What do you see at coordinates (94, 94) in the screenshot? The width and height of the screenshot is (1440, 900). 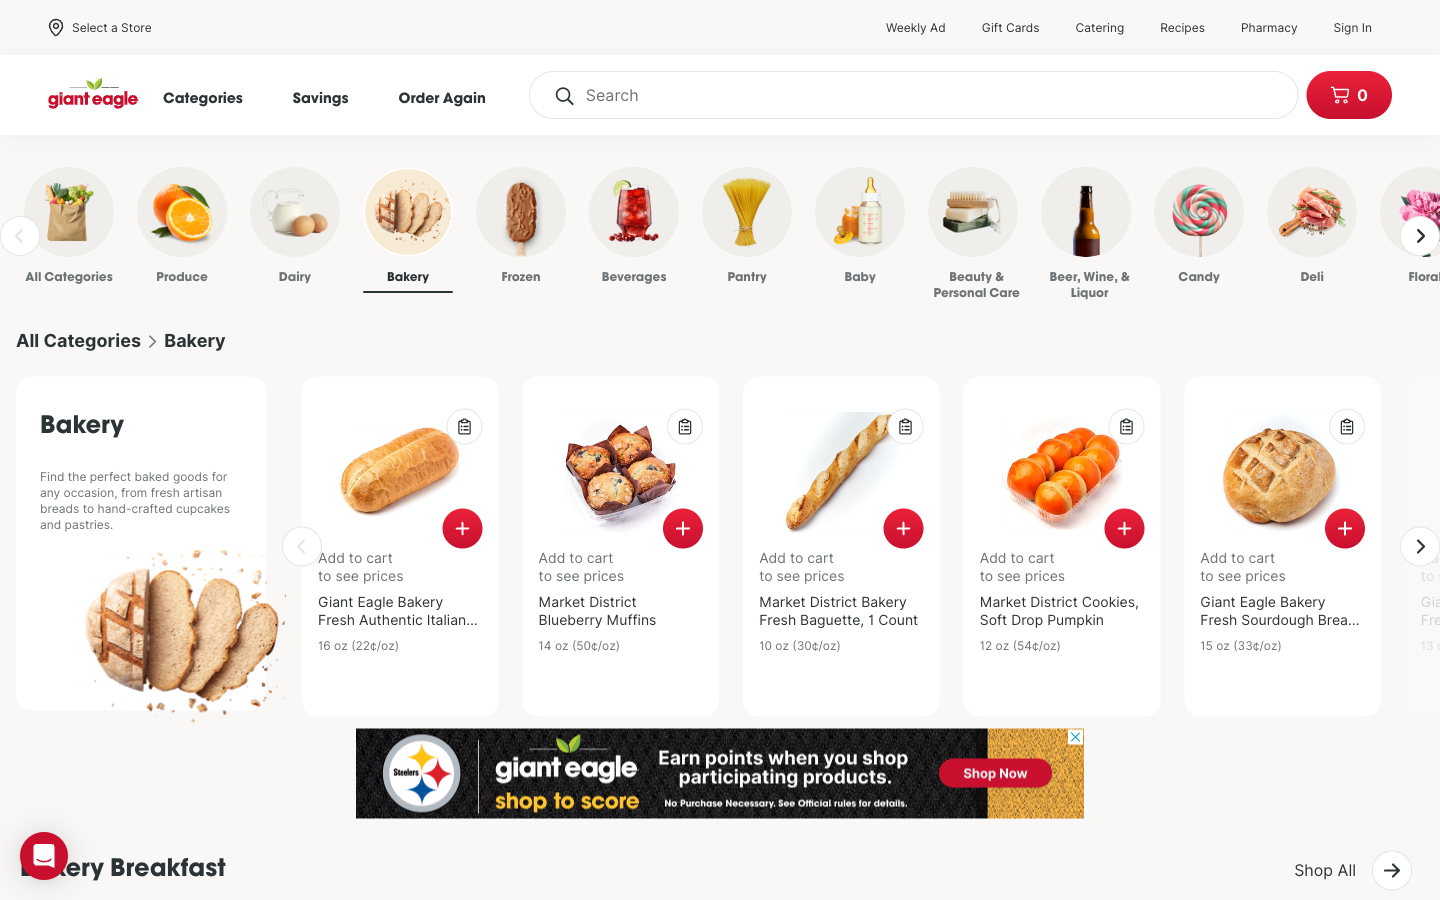 I see `Home Page of Giant Eagle` at bounding box center [94, 94].